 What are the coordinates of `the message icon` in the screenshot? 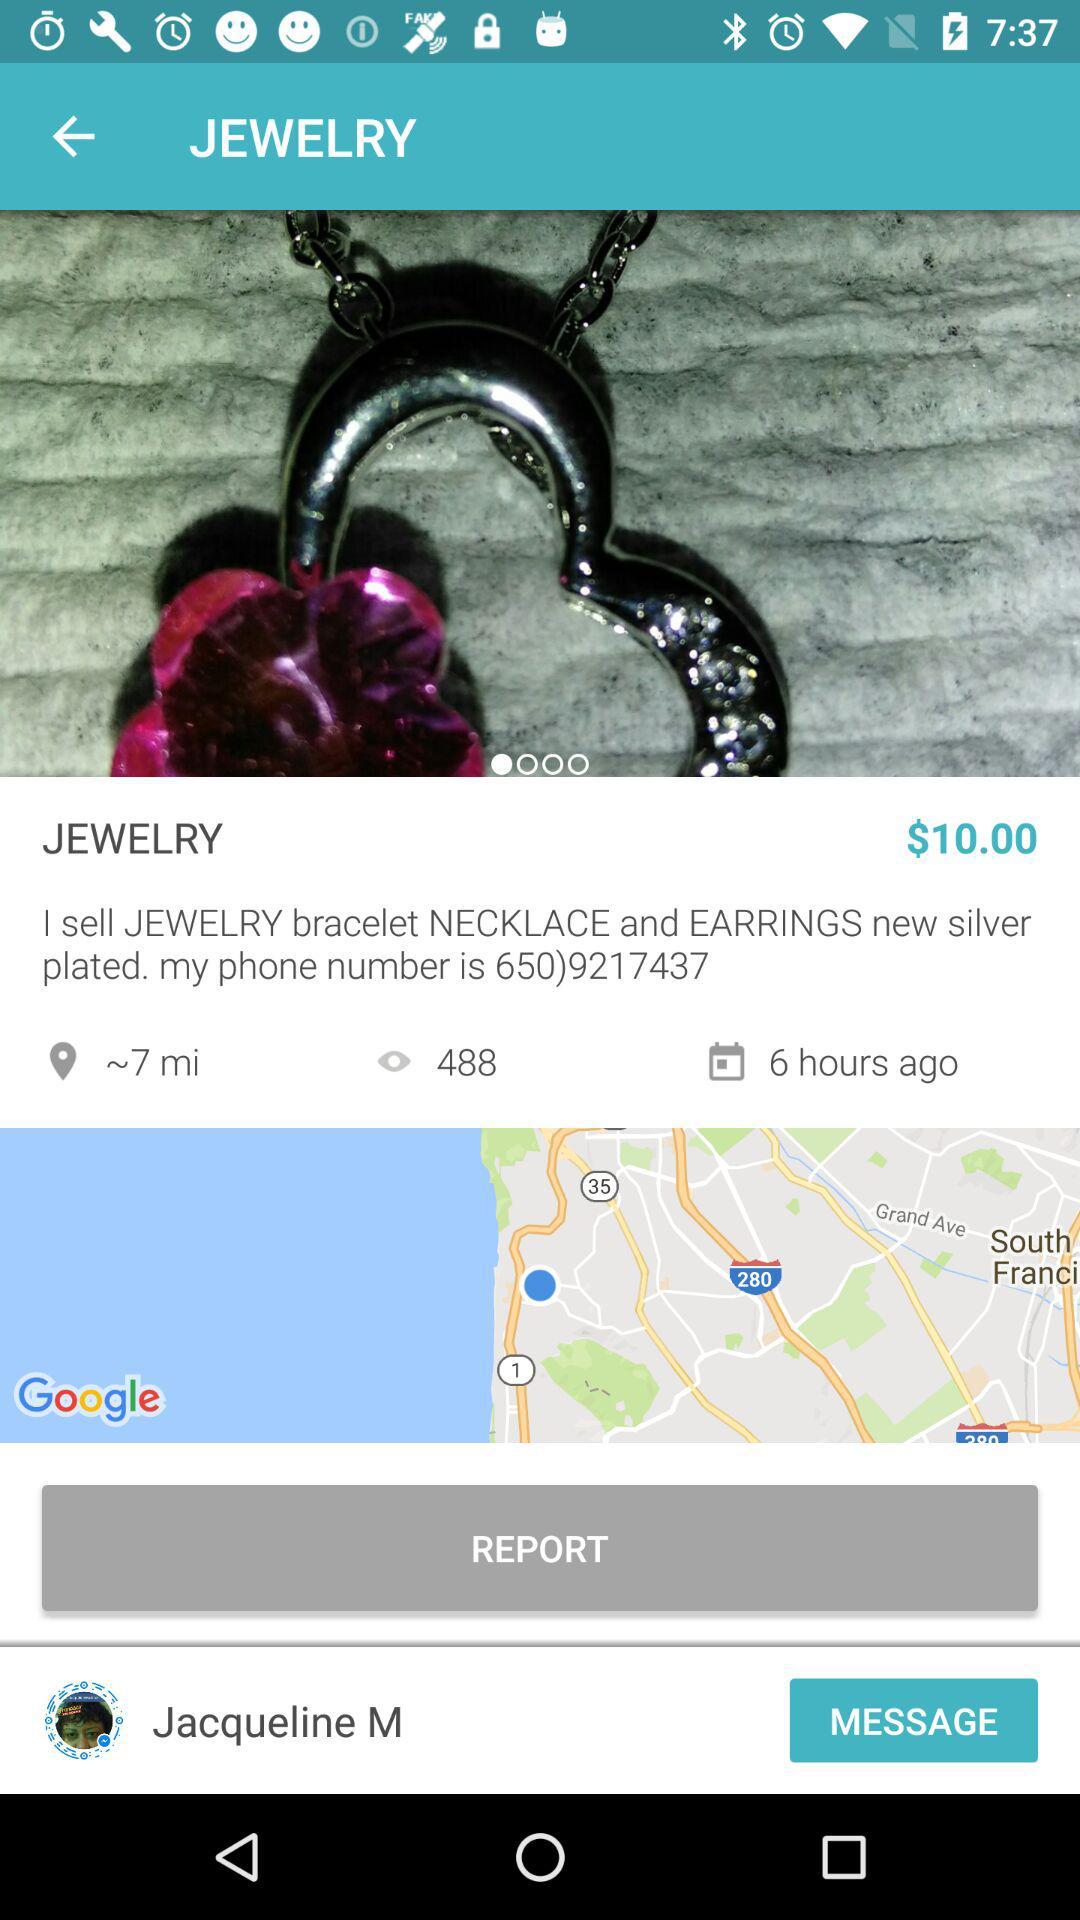 It's located at (913, 1719).